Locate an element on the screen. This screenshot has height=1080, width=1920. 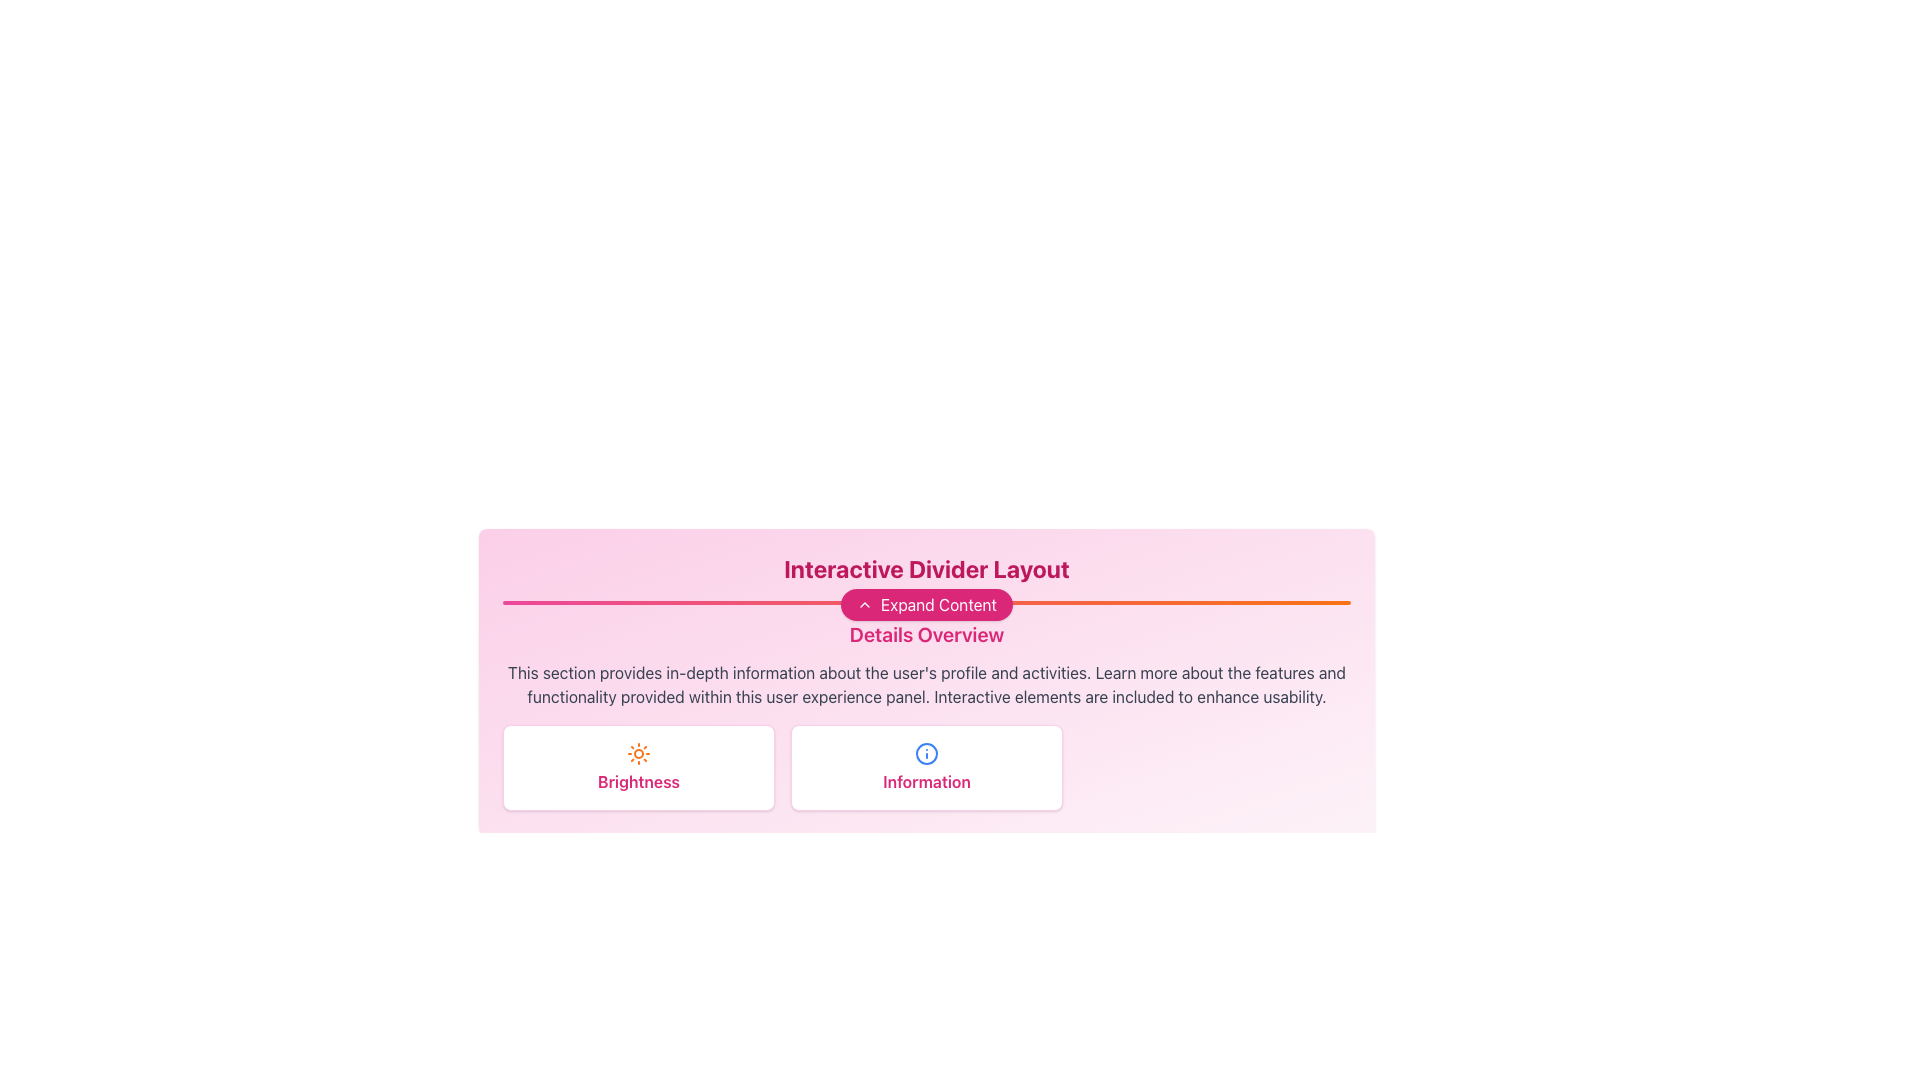
the brightness icon, which is visually represented and centrally positioned within a white card with rounded corners and a shadow effect, located below the 'Details Overview' section is located at coordinates (637, 753).